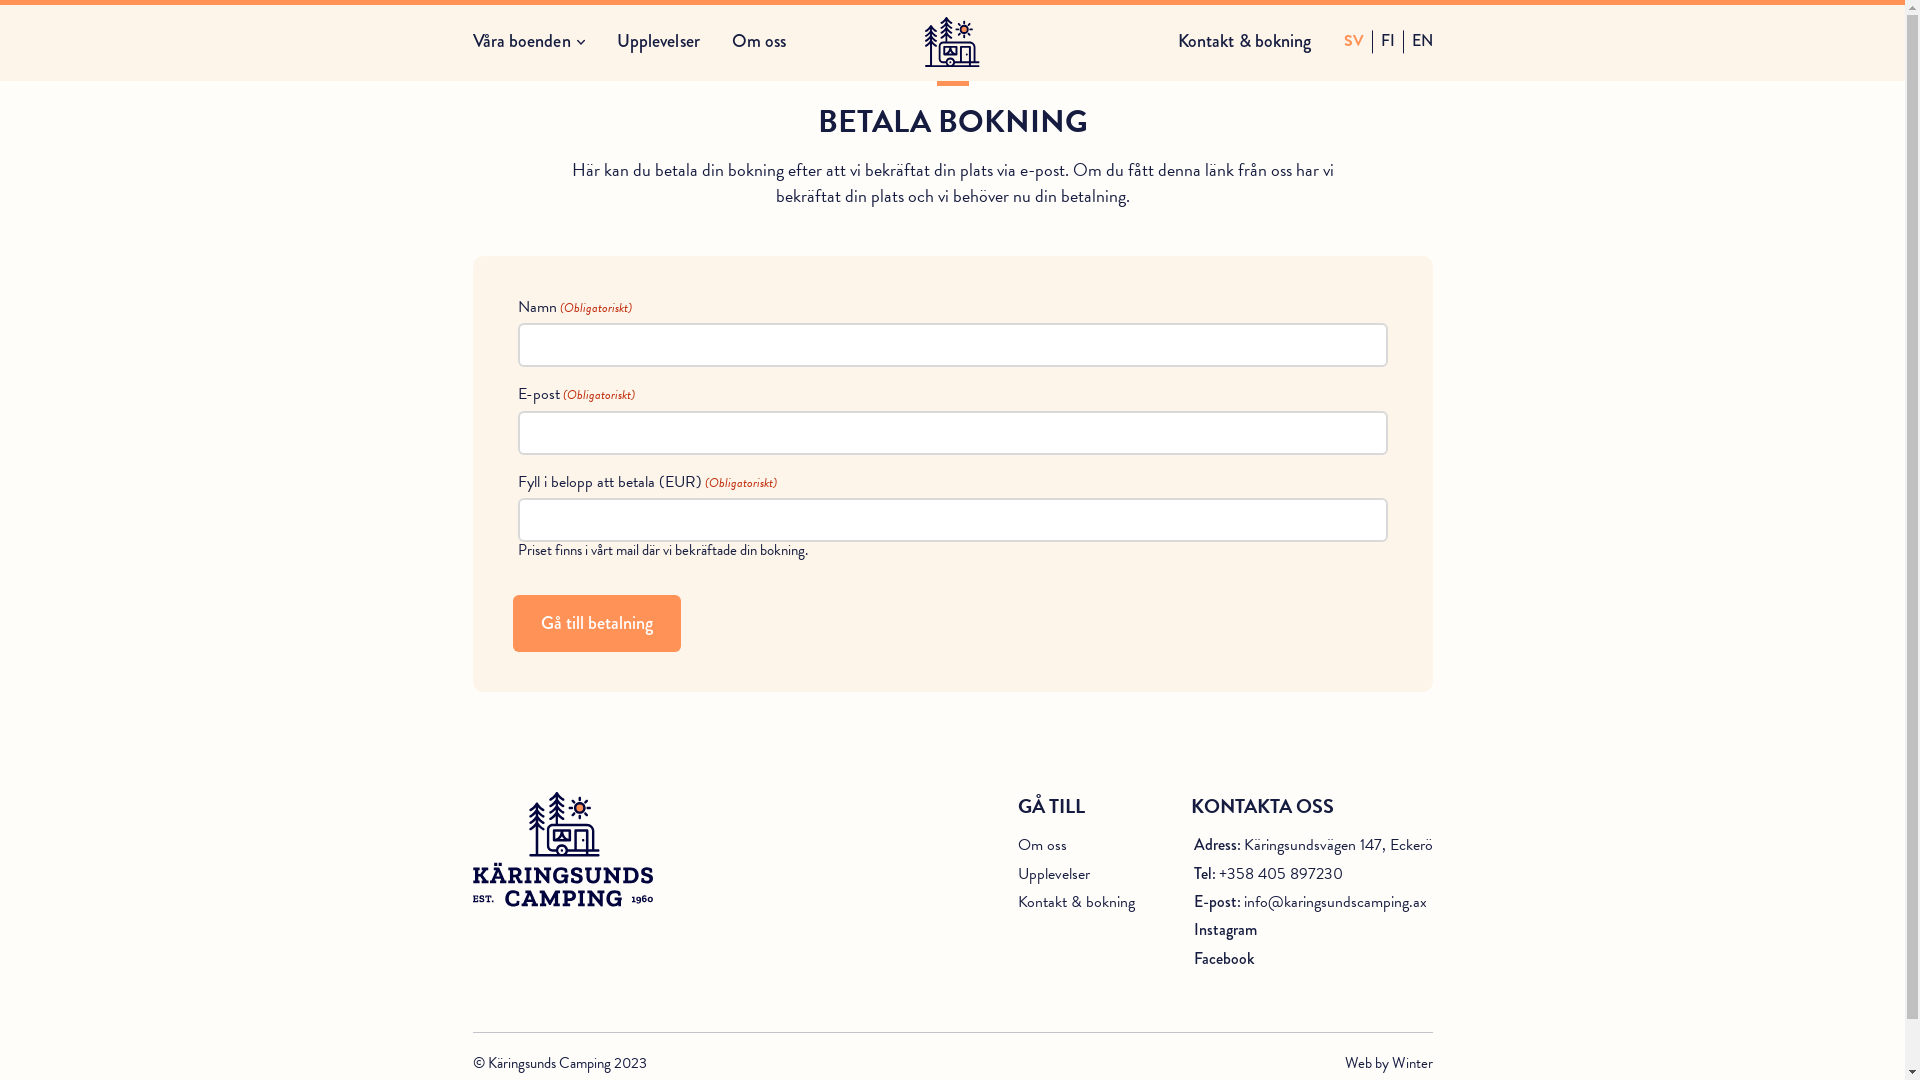 Image resolution: width=1920 pixels, height=1080 pixels. Describe the element at coordinates (1335, 902) in the screenshot. I see `'info@karingsundscamping.ax'` at that location.